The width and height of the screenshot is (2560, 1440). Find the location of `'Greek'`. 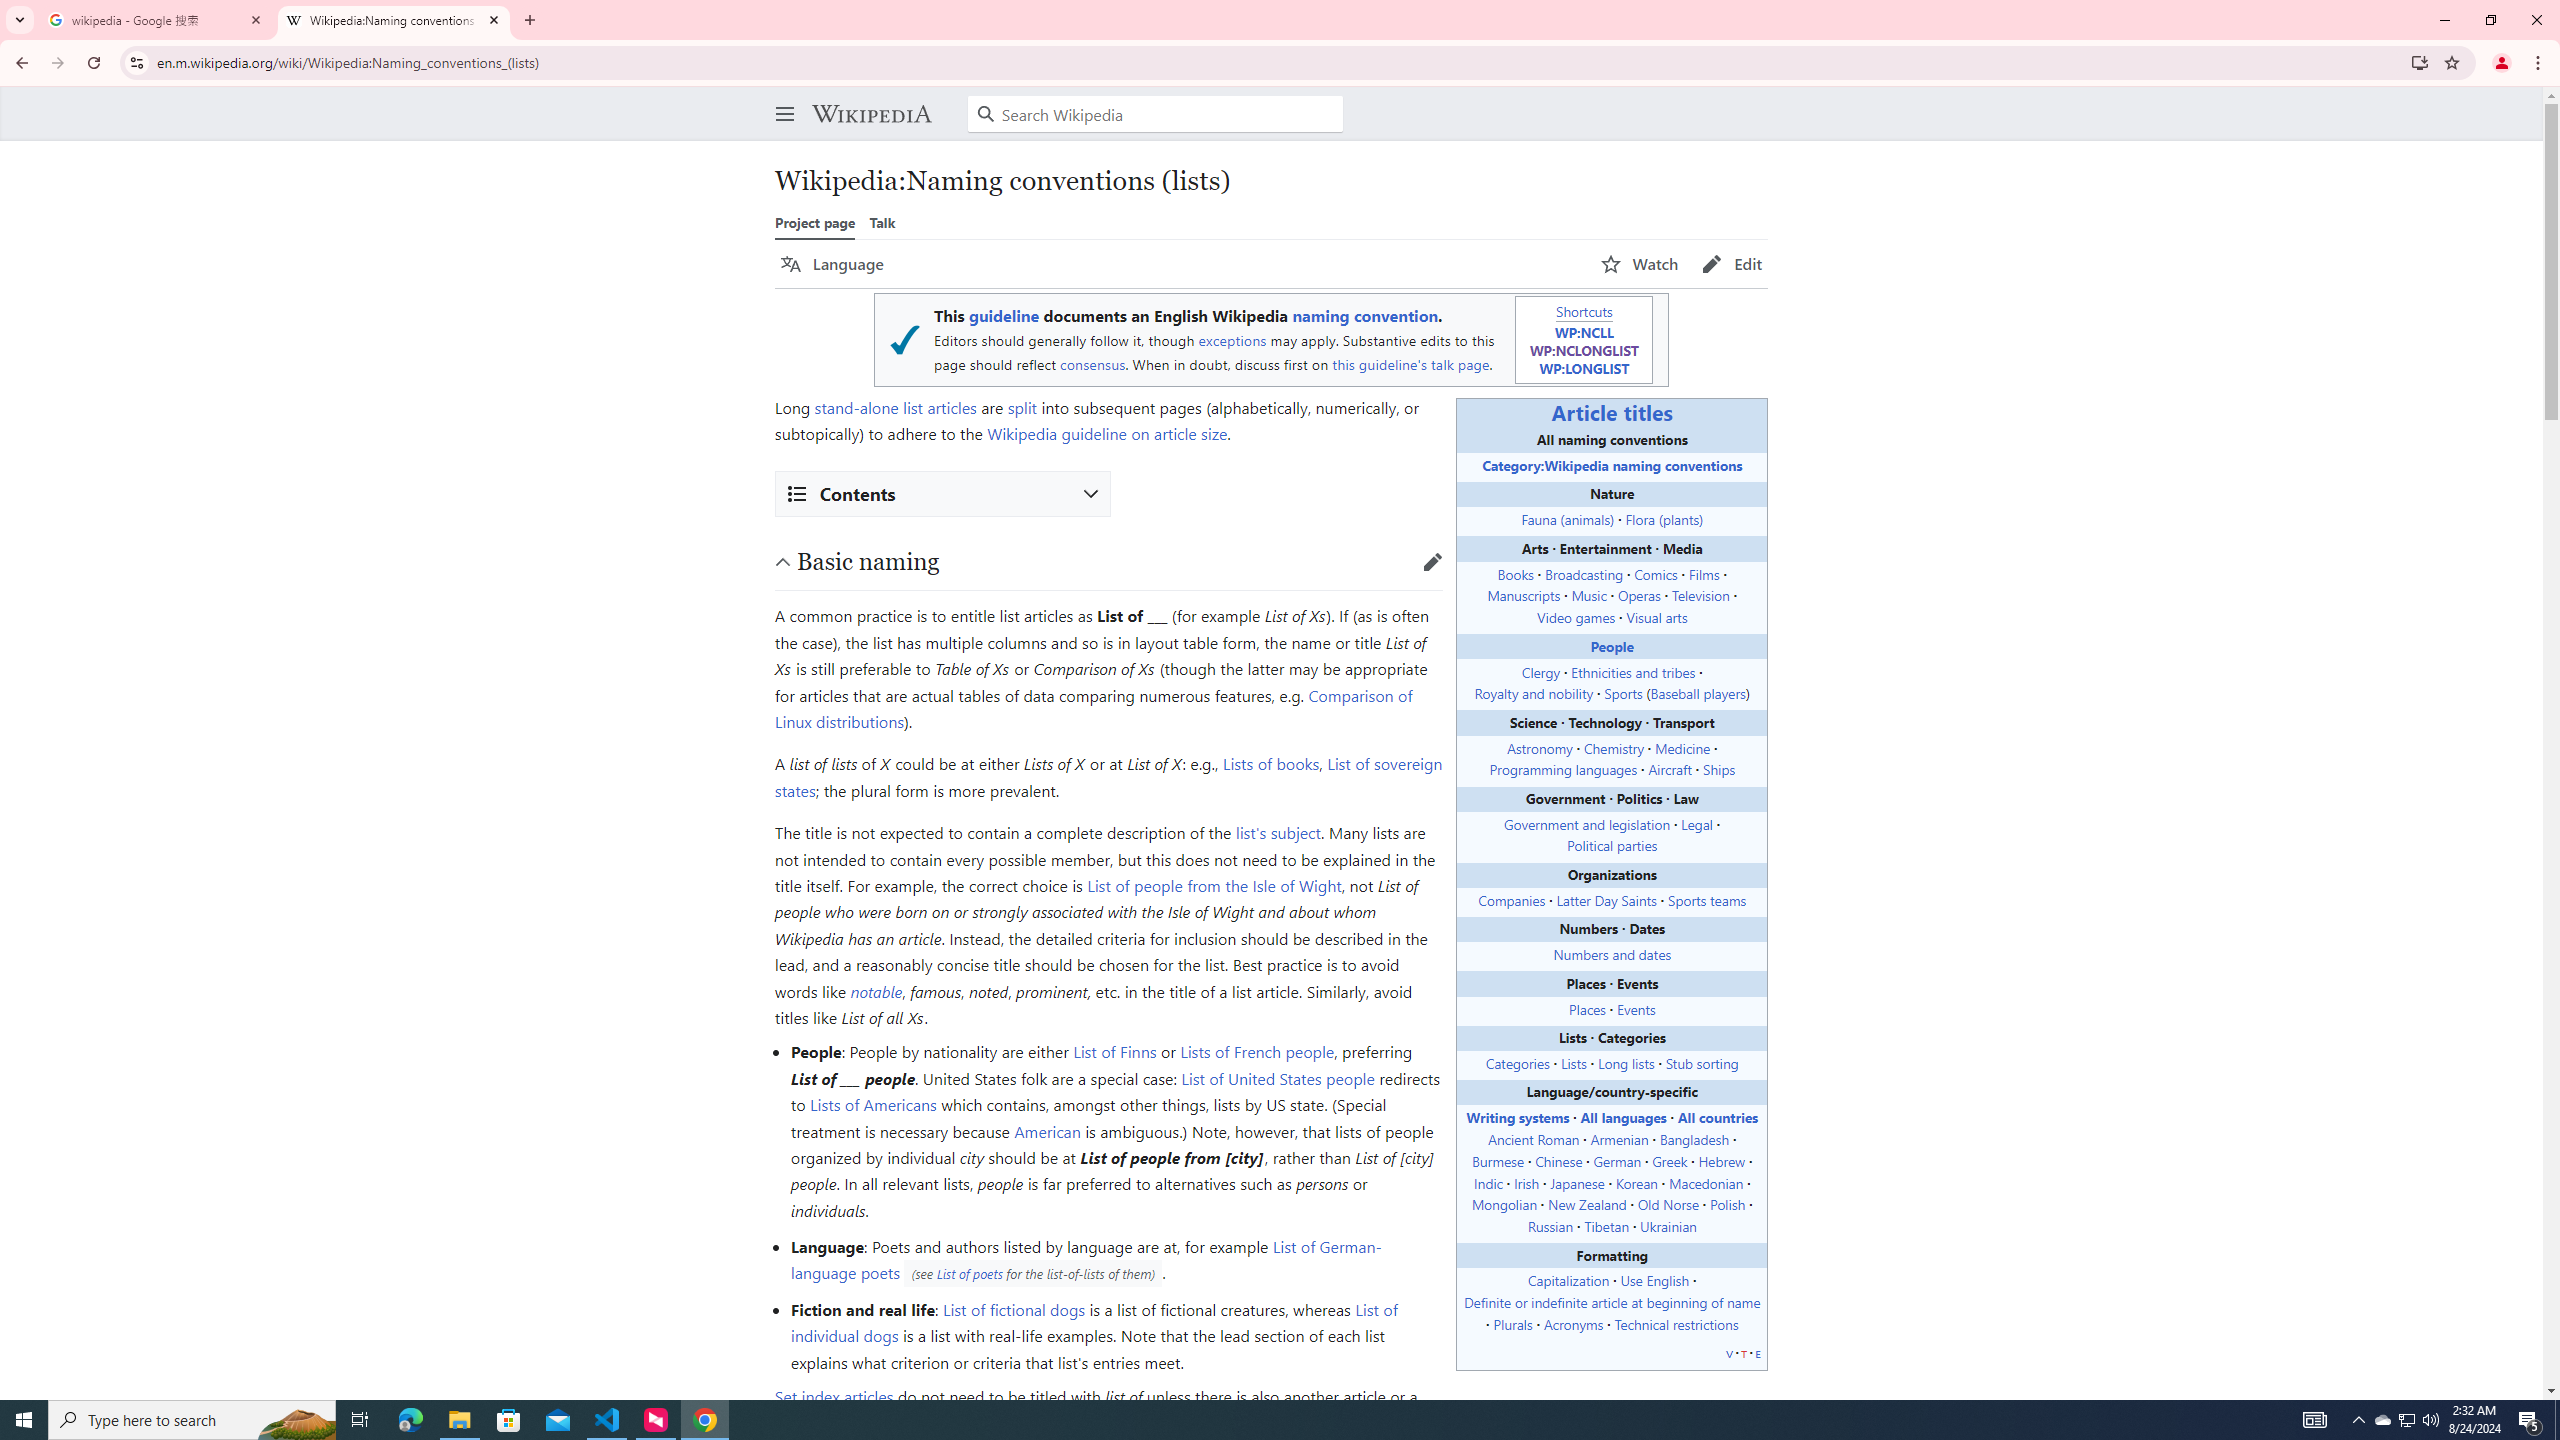

'Greek' is located at coordinates (1668, 1158).